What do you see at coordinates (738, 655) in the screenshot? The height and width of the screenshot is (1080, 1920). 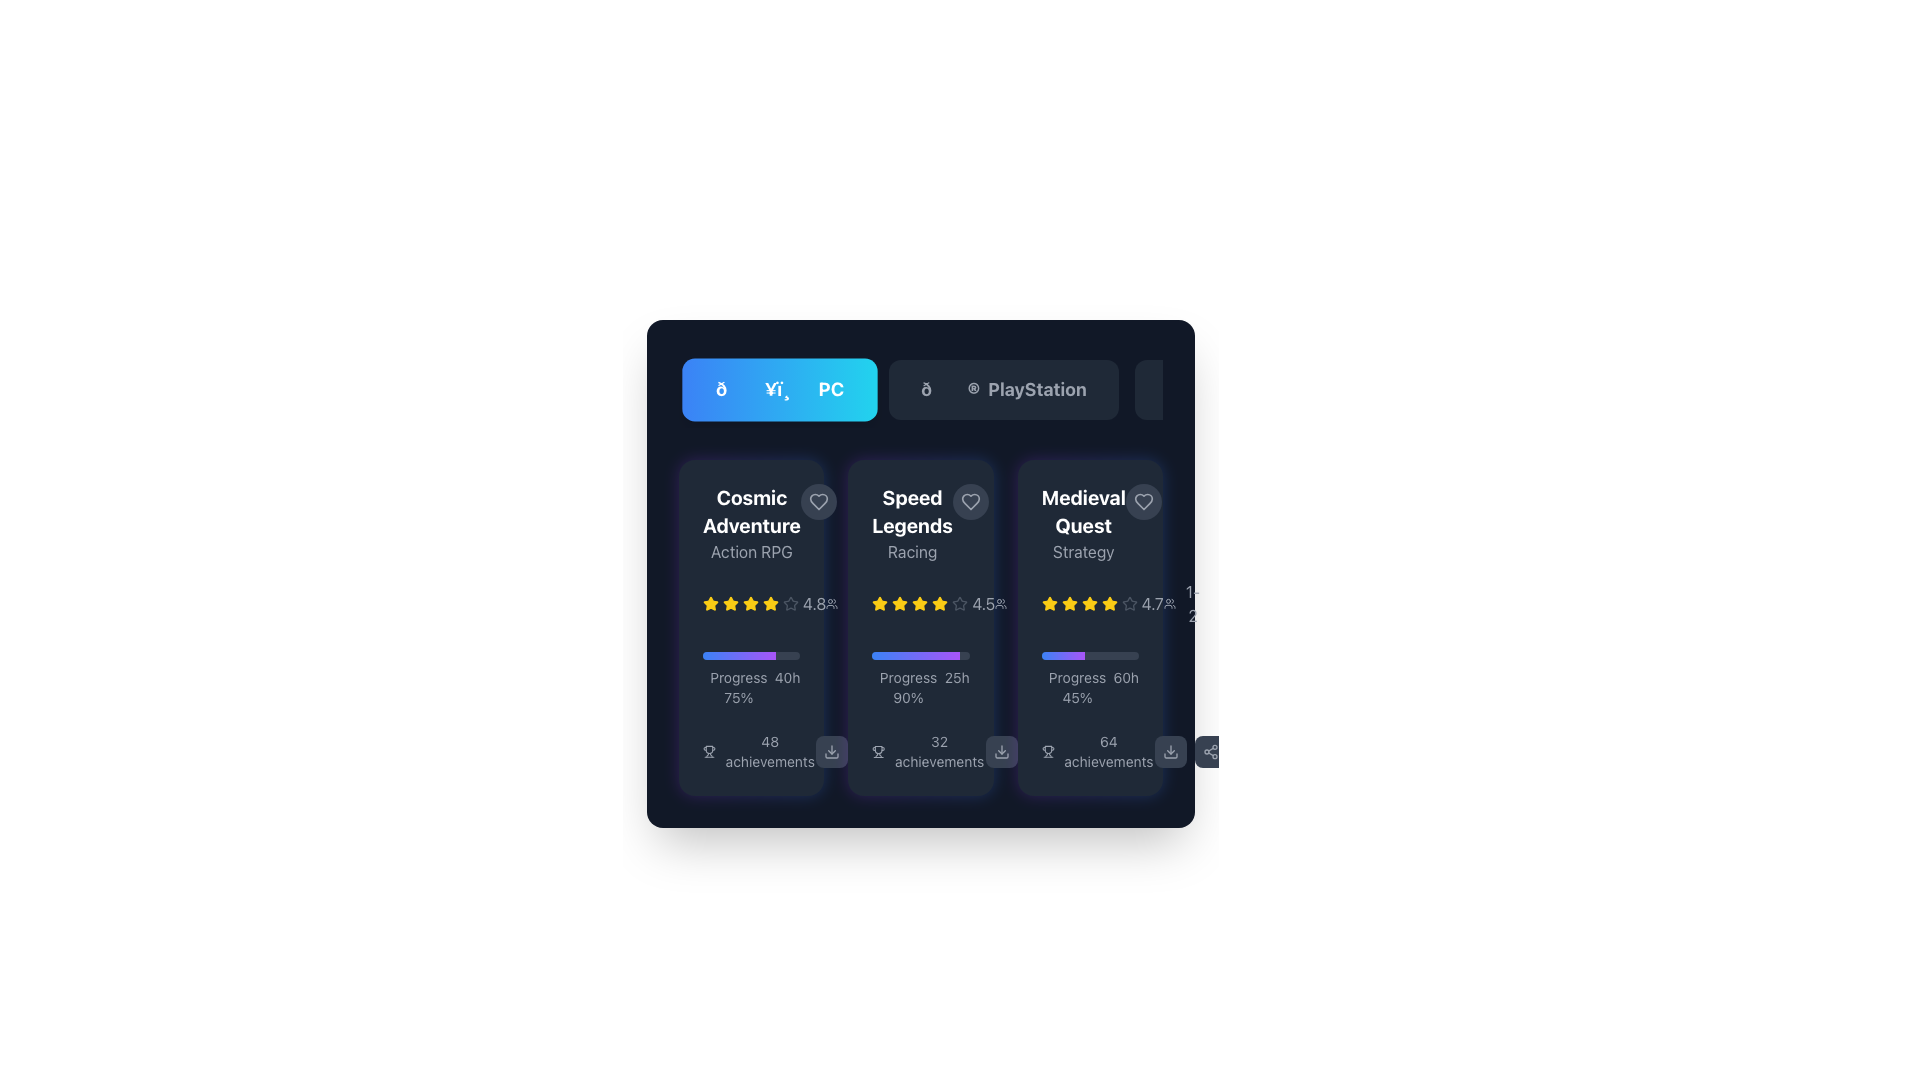 I see `the gradient-filled progress bar indicator located in the lower center of the 'Cosmic Adventure' card, beneath the rating stars and above the achievements section` at bounding box center [738, 655].